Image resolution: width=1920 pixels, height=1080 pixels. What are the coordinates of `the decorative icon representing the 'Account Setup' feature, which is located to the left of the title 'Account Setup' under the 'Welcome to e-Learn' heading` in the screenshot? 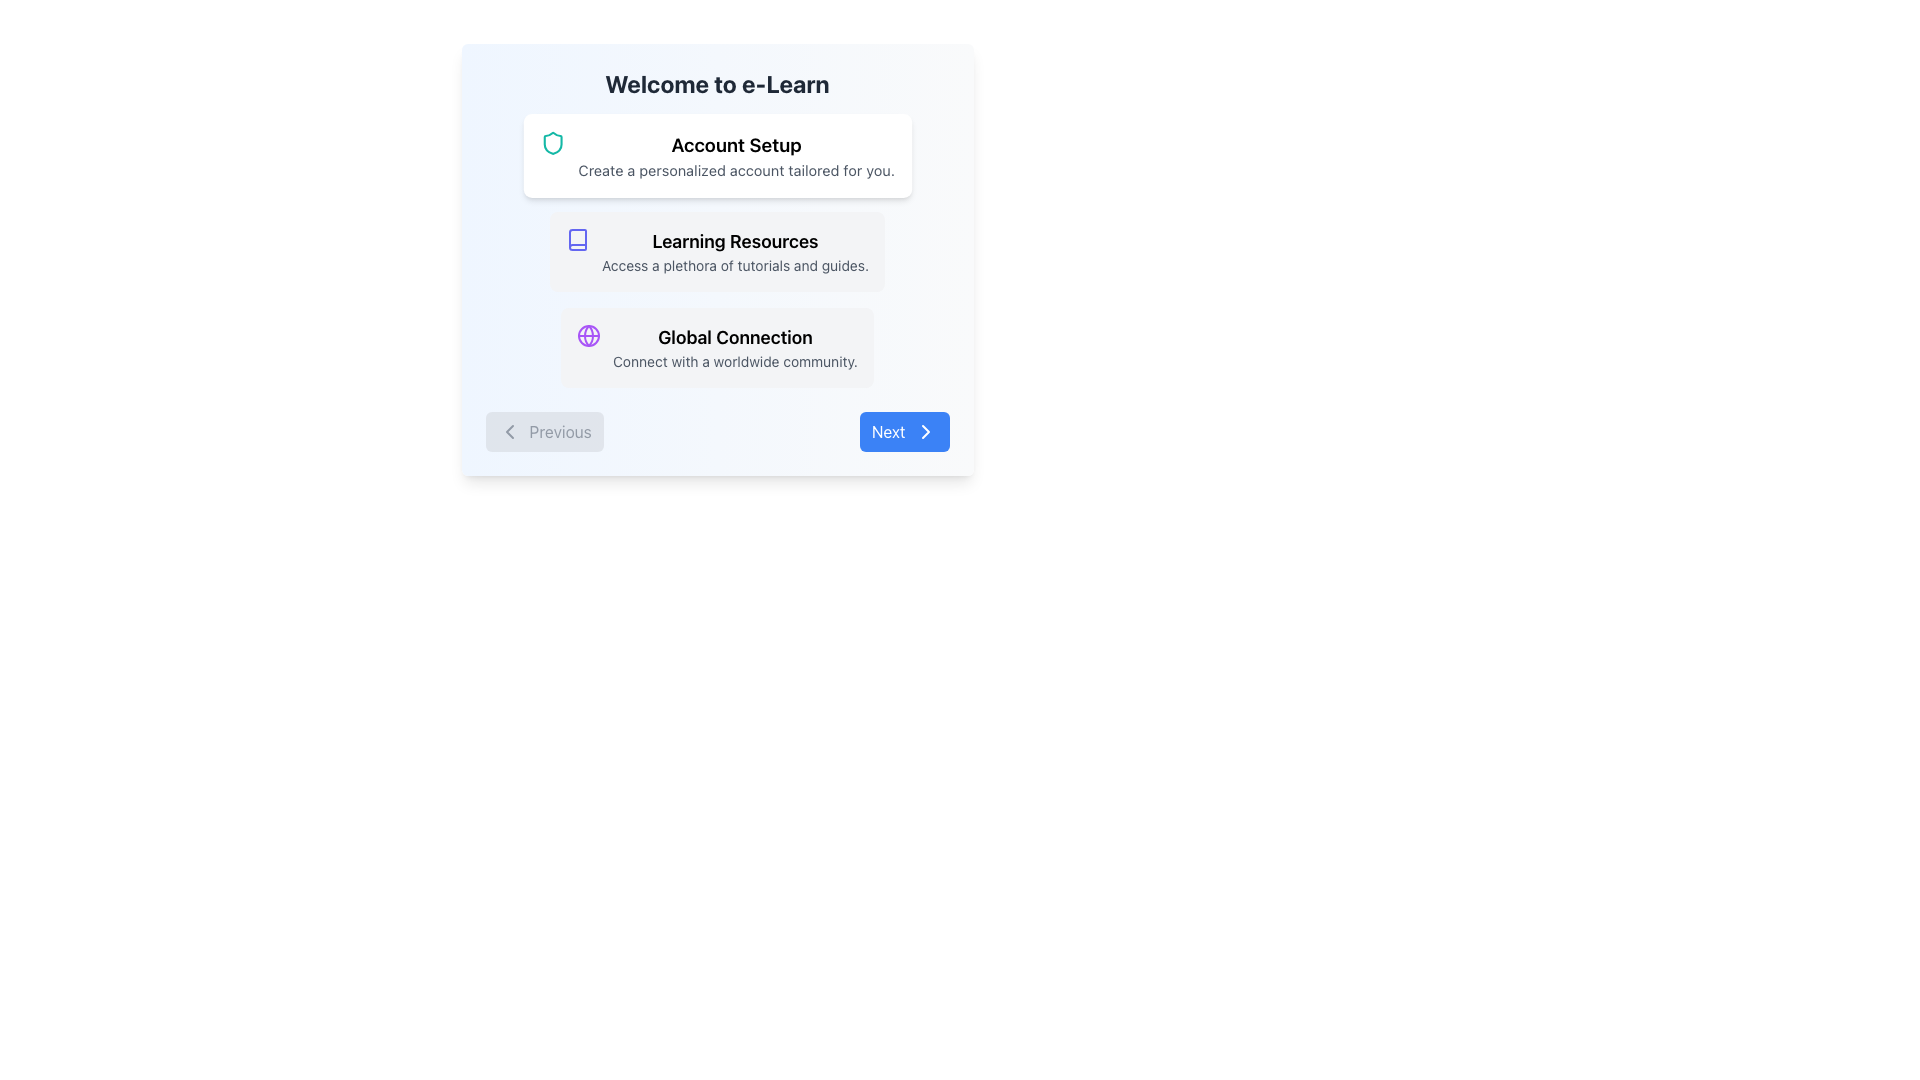 It's located at (552, 142).